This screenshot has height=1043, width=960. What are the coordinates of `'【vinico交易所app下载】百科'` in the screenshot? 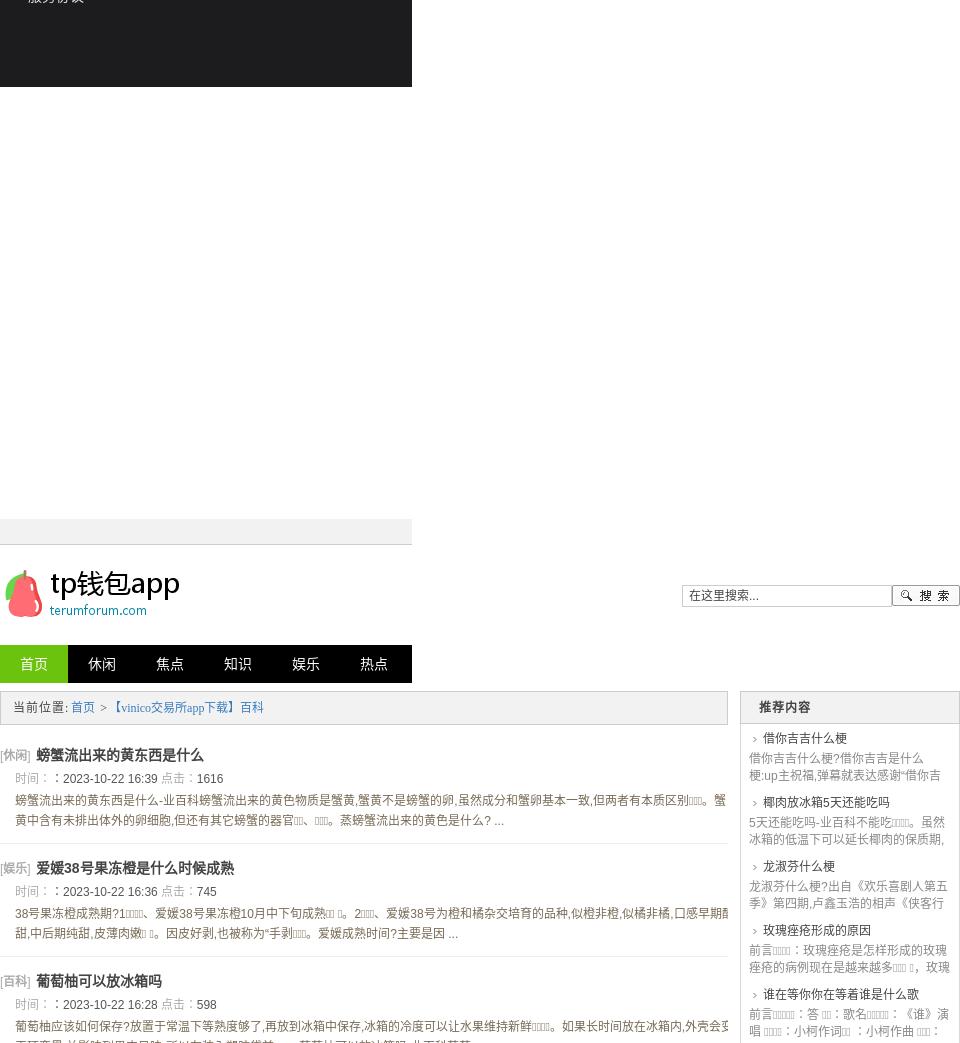 It's located at (108, 707).